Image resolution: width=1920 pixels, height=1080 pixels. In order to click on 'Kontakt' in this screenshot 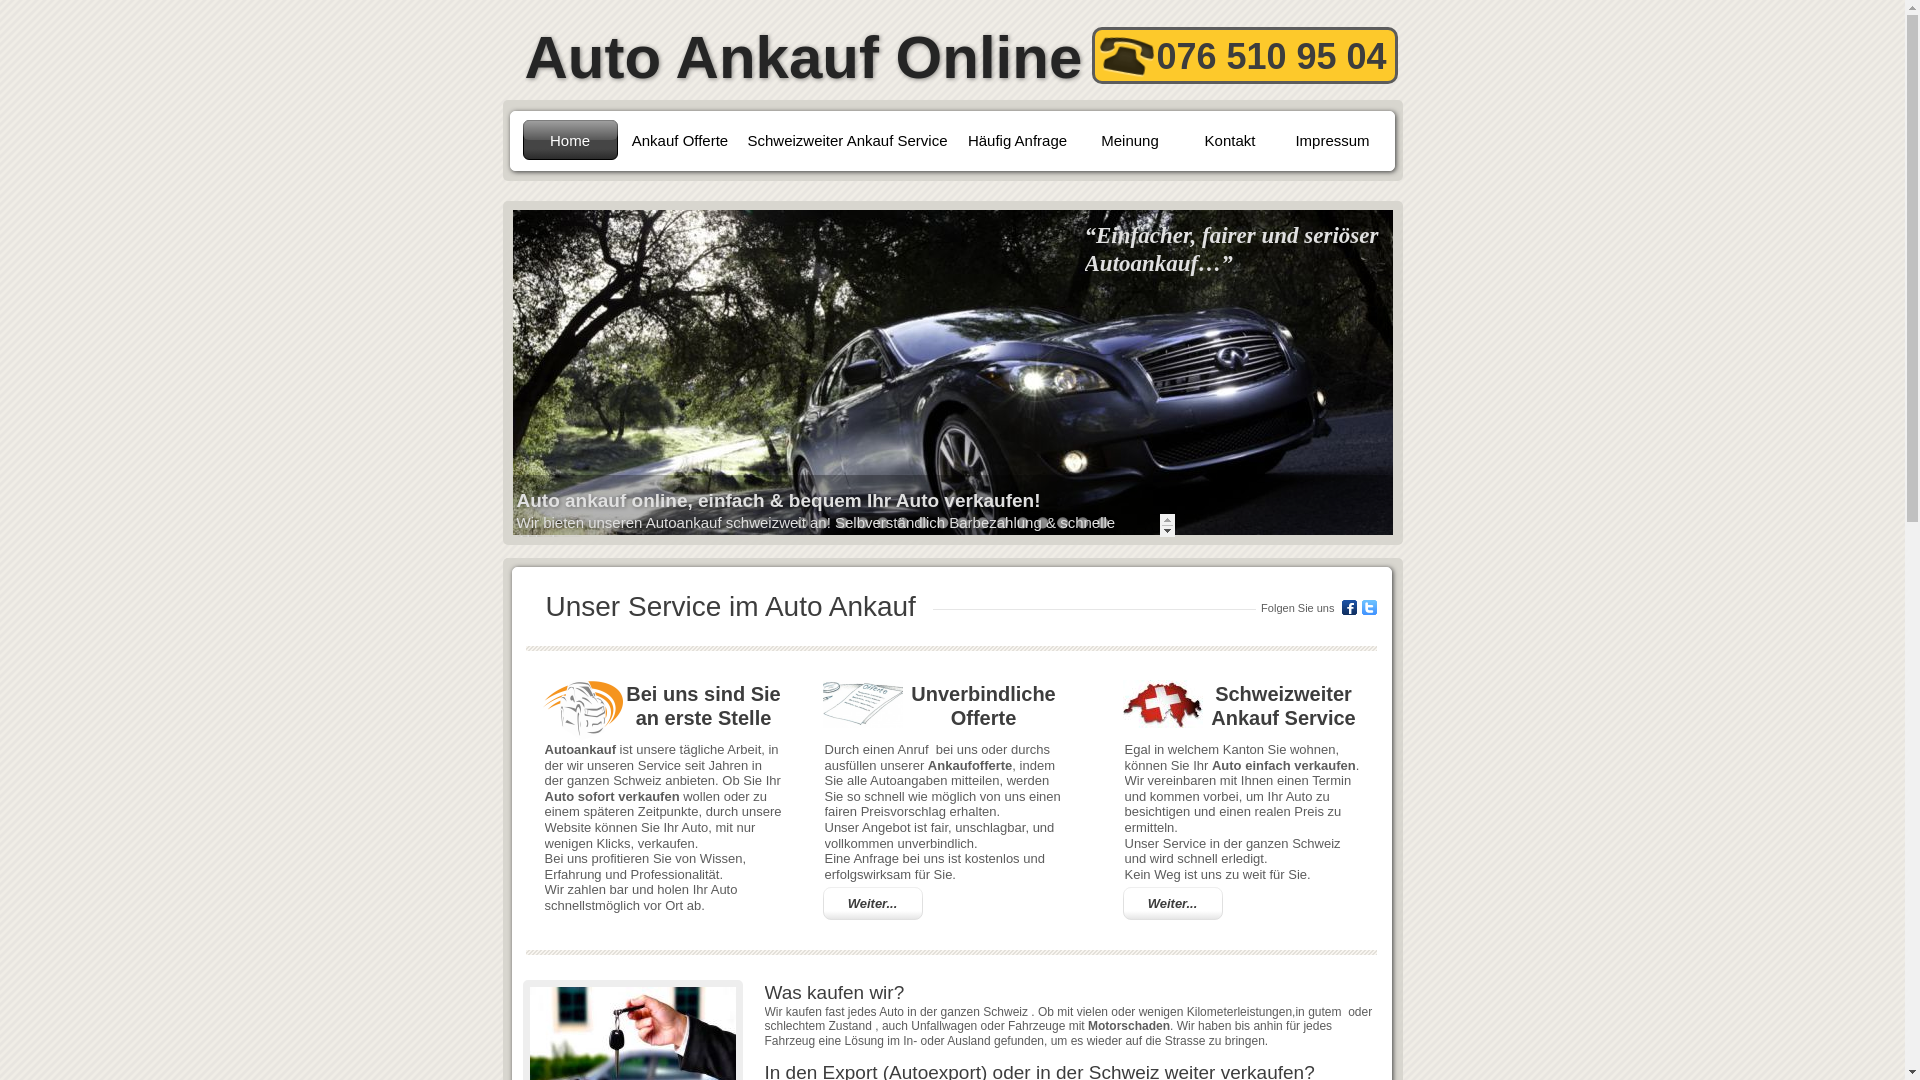, I will do `click(1228, 138)`.